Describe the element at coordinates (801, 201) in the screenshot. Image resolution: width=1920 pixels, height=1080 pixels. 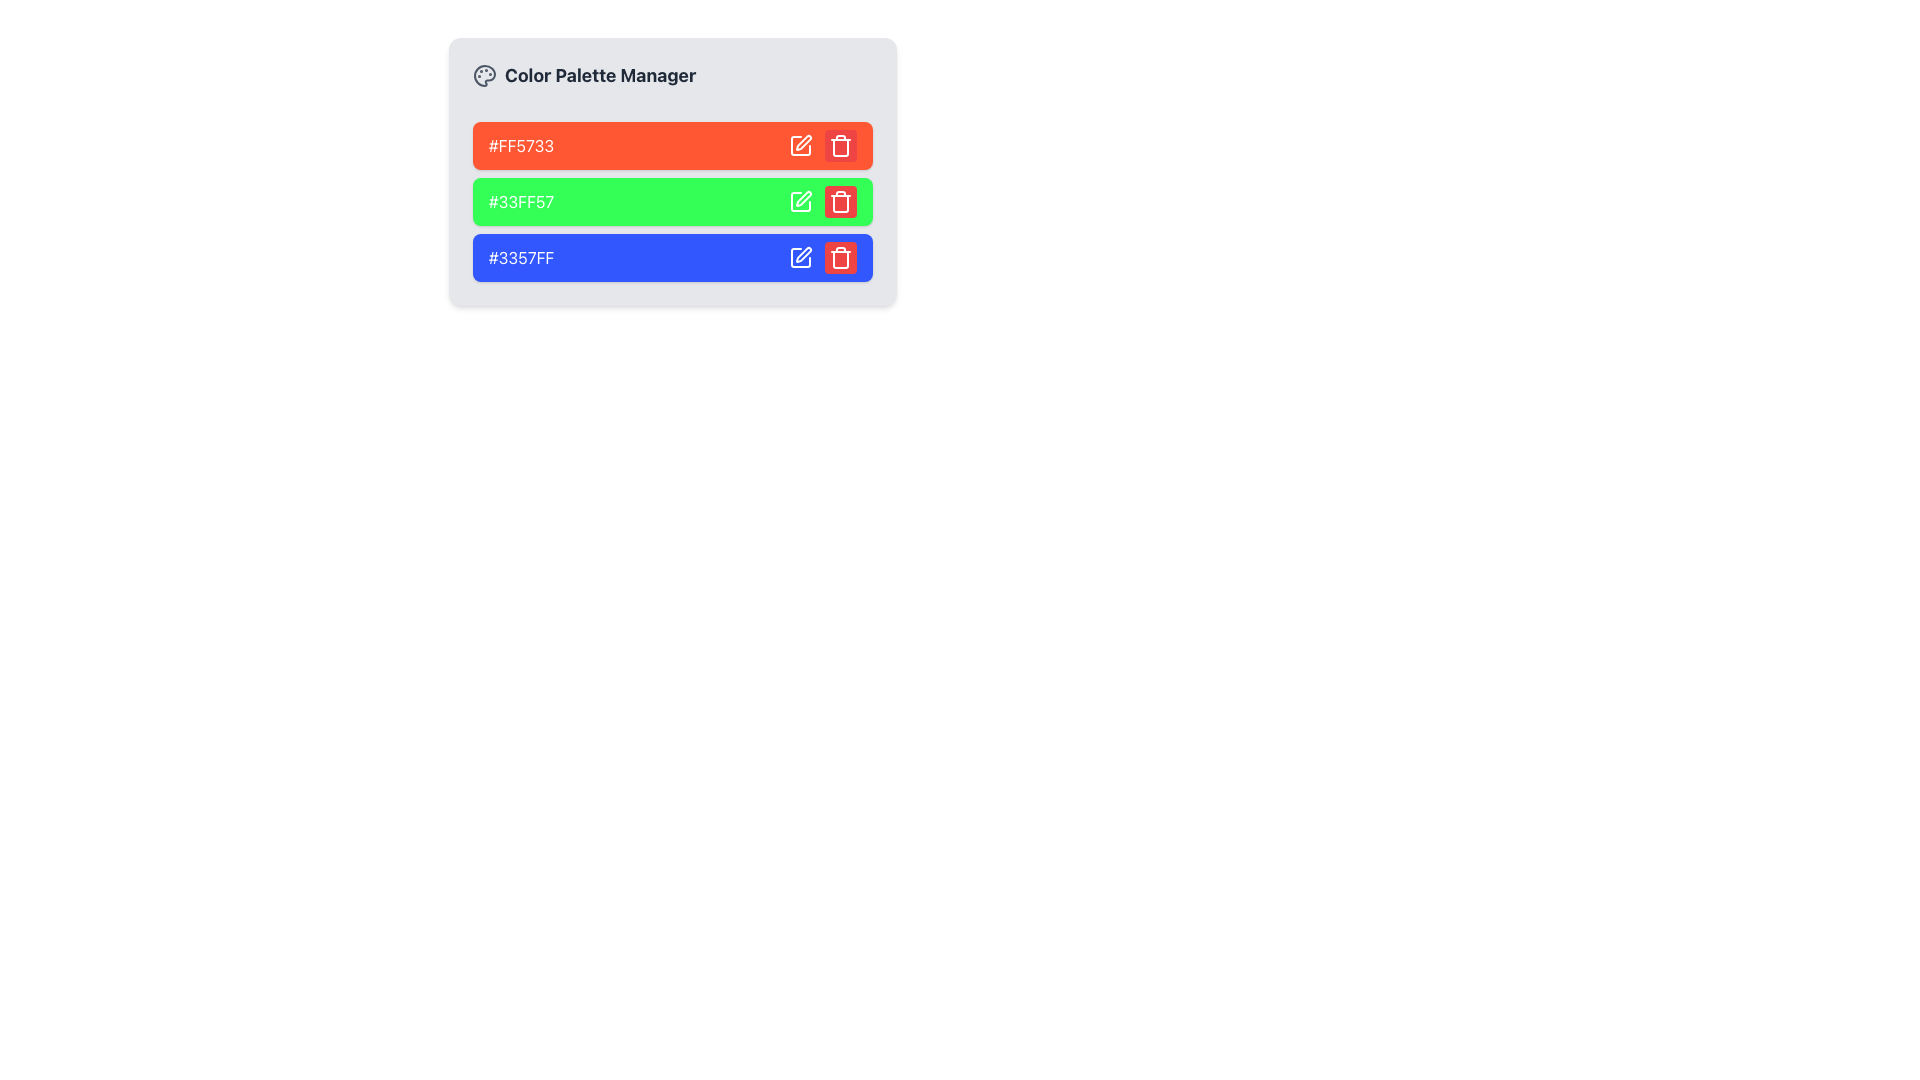
I see `the Edit Icon (Button) which is a small pen icon in a square, located to the right of the color code display in the green row of a color palette selection` at that location.